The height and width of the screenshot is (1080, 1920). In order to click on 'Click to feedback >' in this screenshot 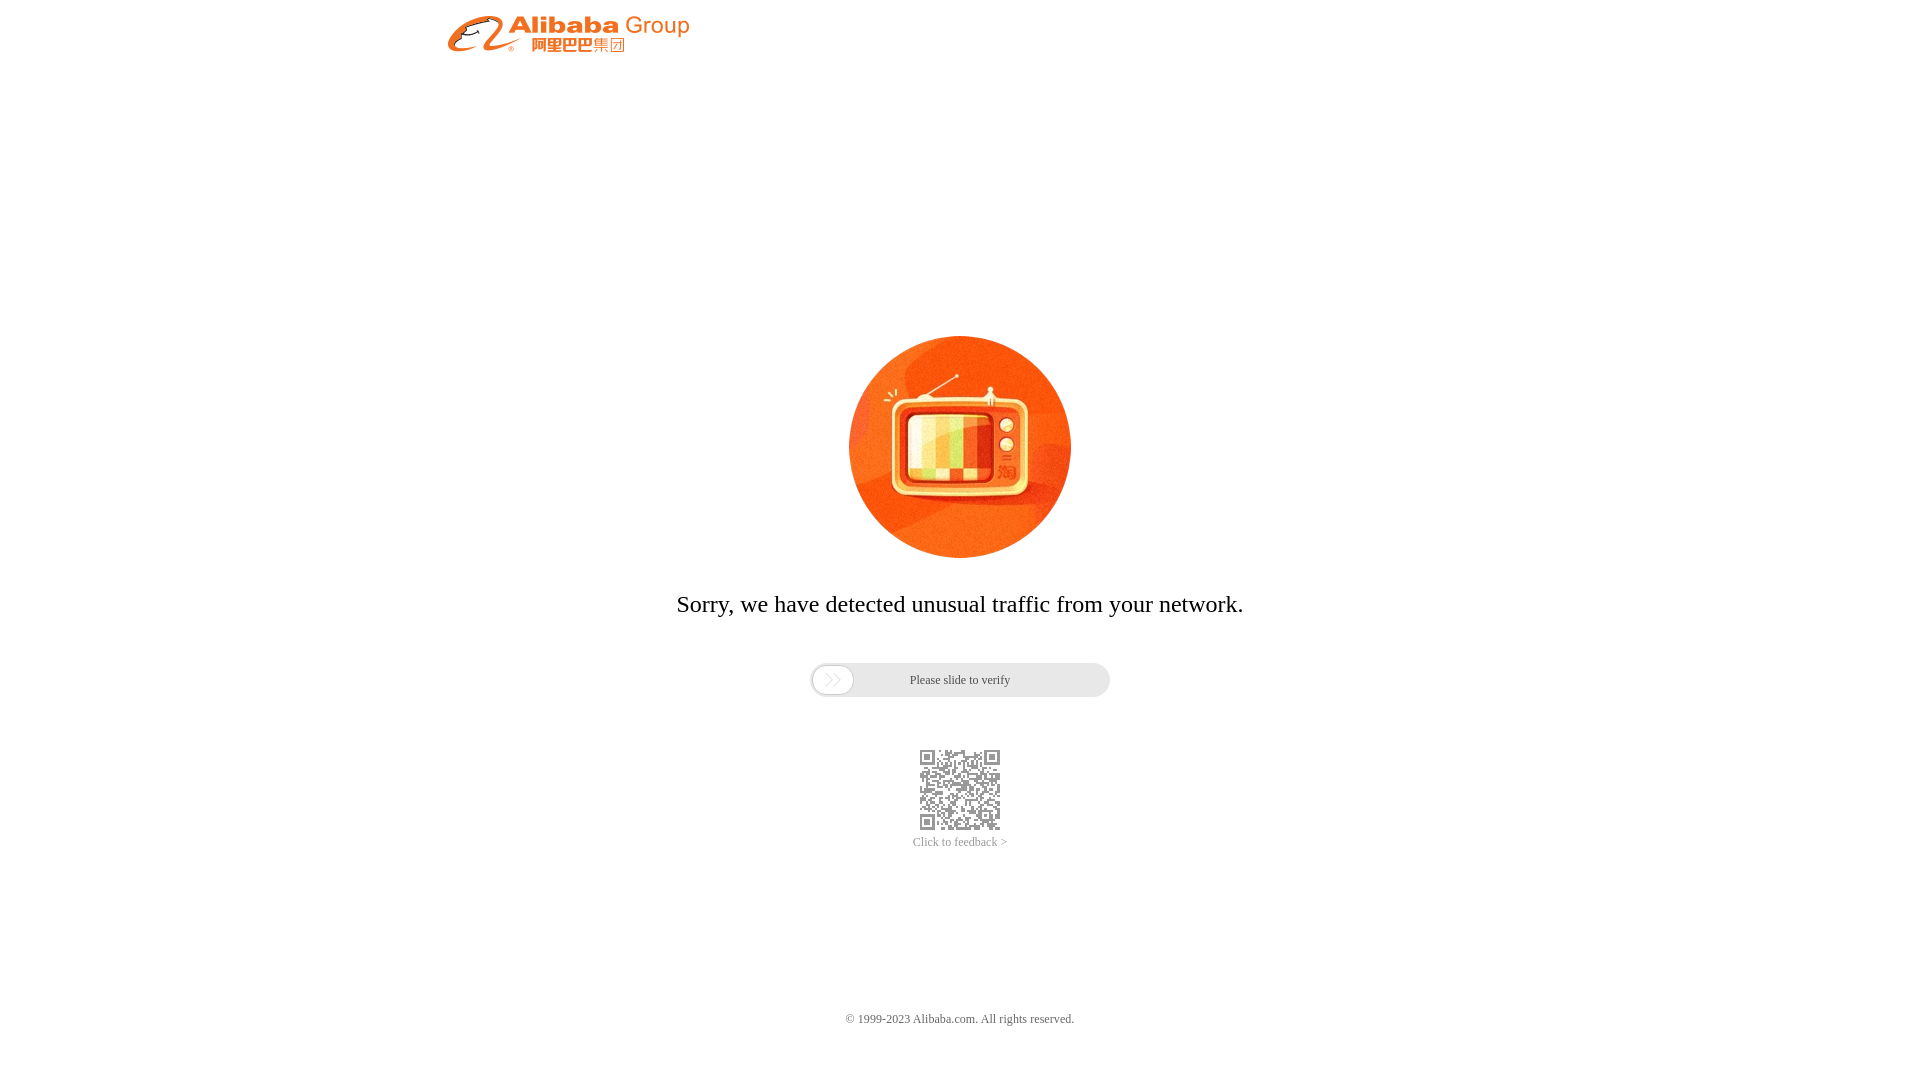, I will do `click(960, 842)`.